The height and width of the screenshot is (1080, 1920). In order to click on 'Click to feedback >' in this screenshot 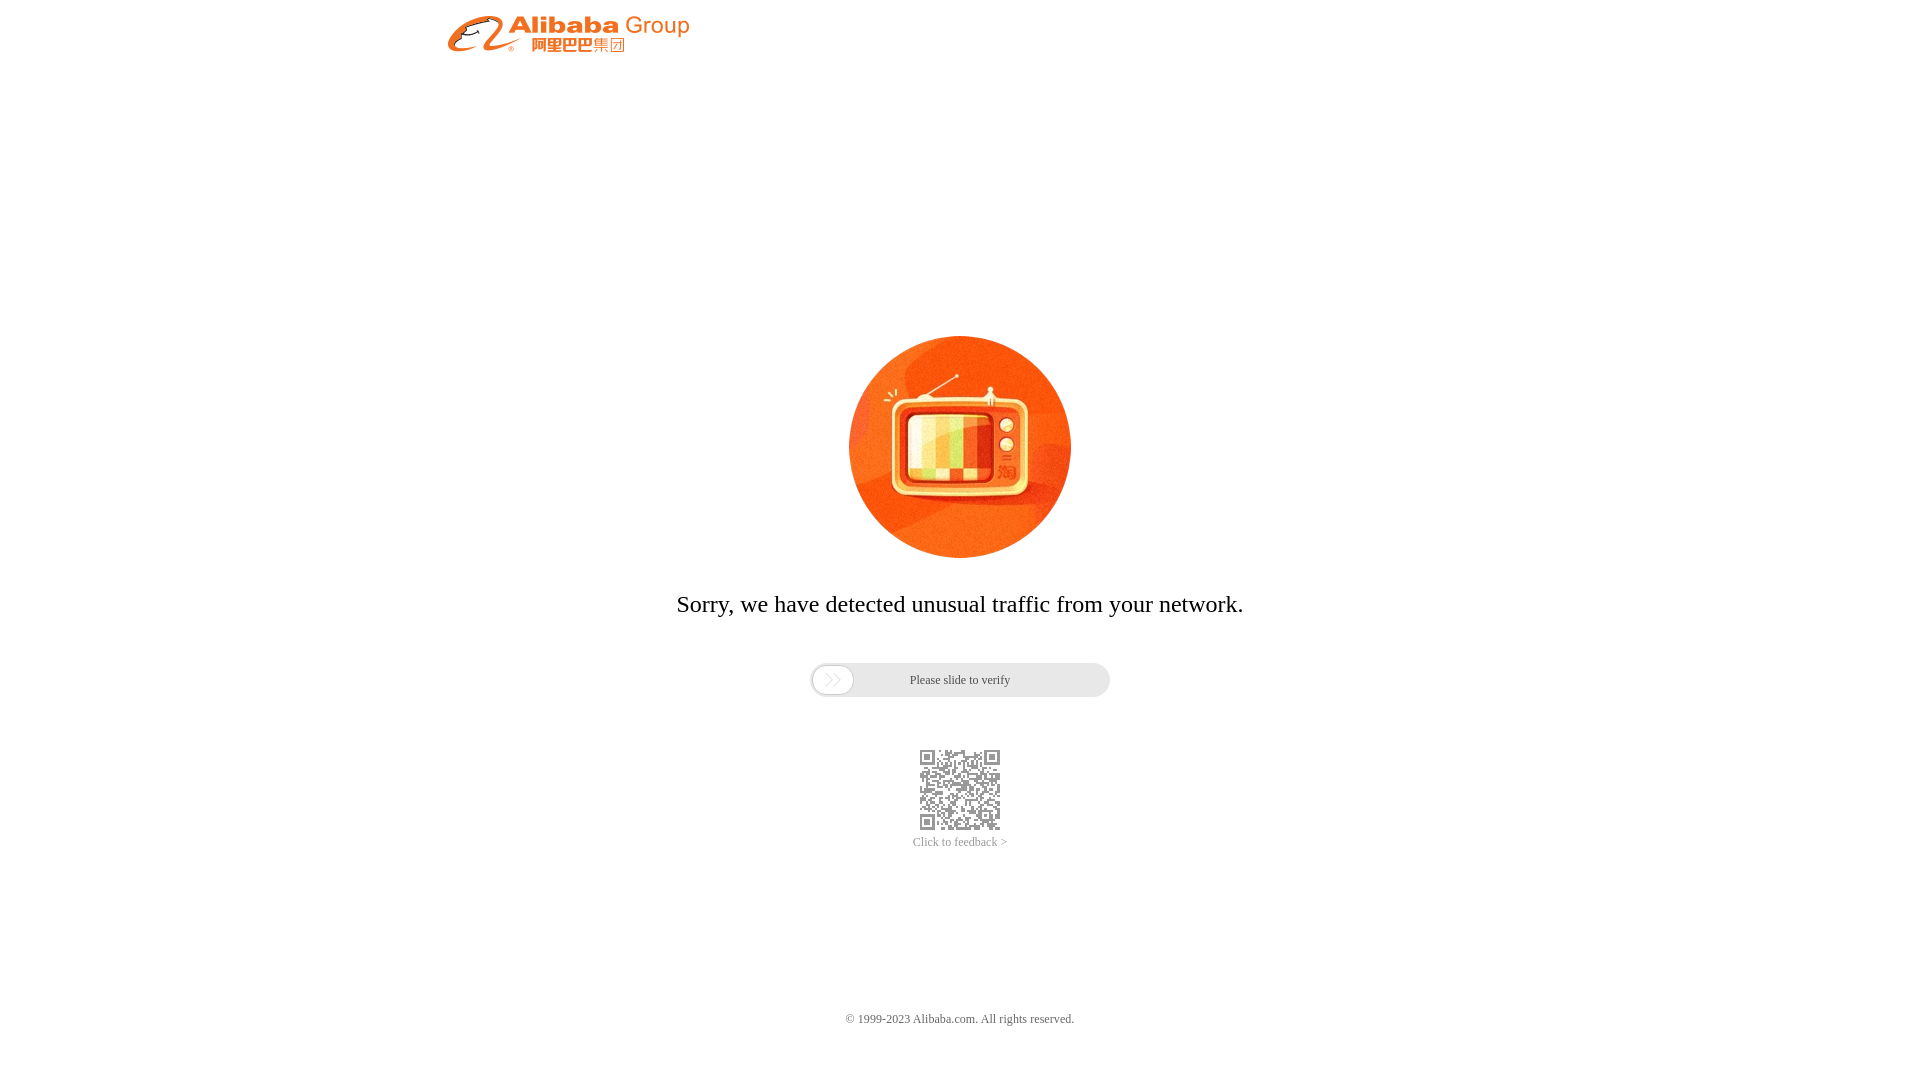, I will do `click(960, 842)`.